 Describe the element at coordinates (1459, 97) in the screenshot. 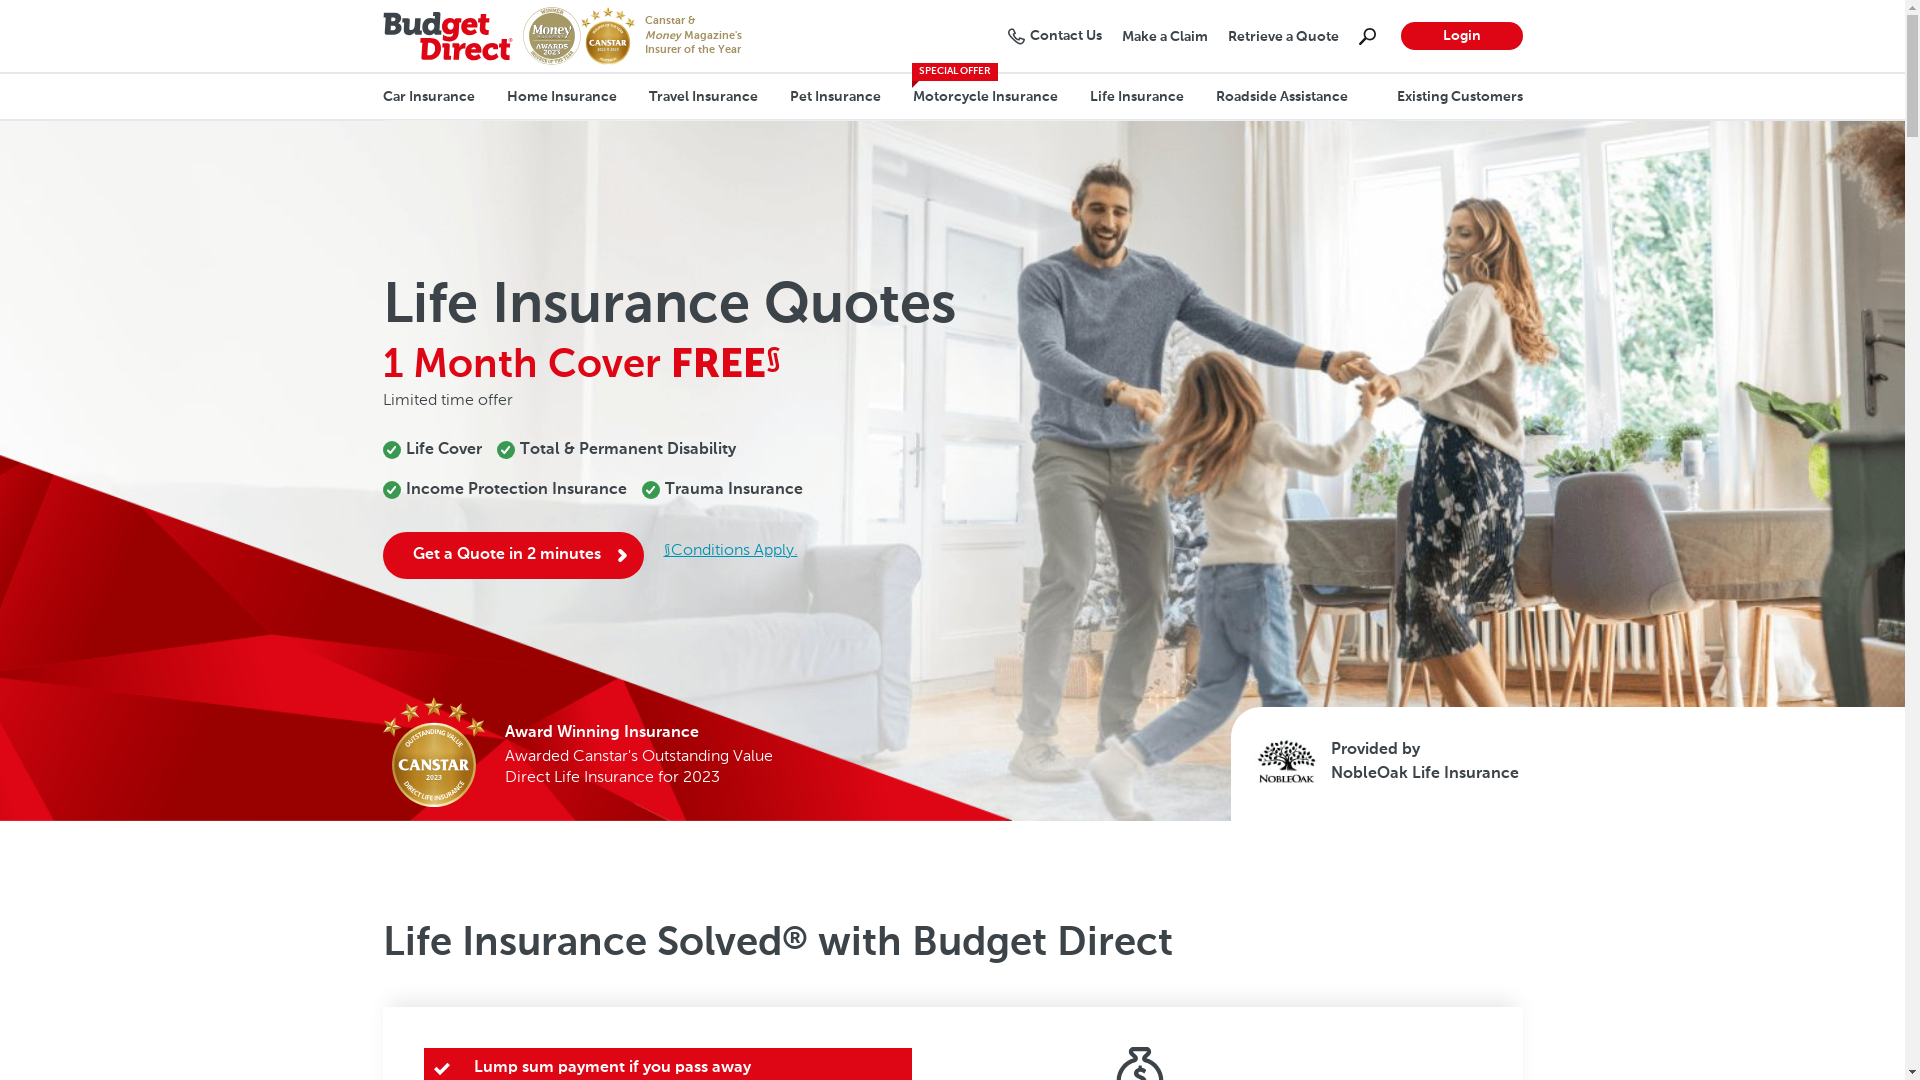

I see `'Existing Customers'` at that location.